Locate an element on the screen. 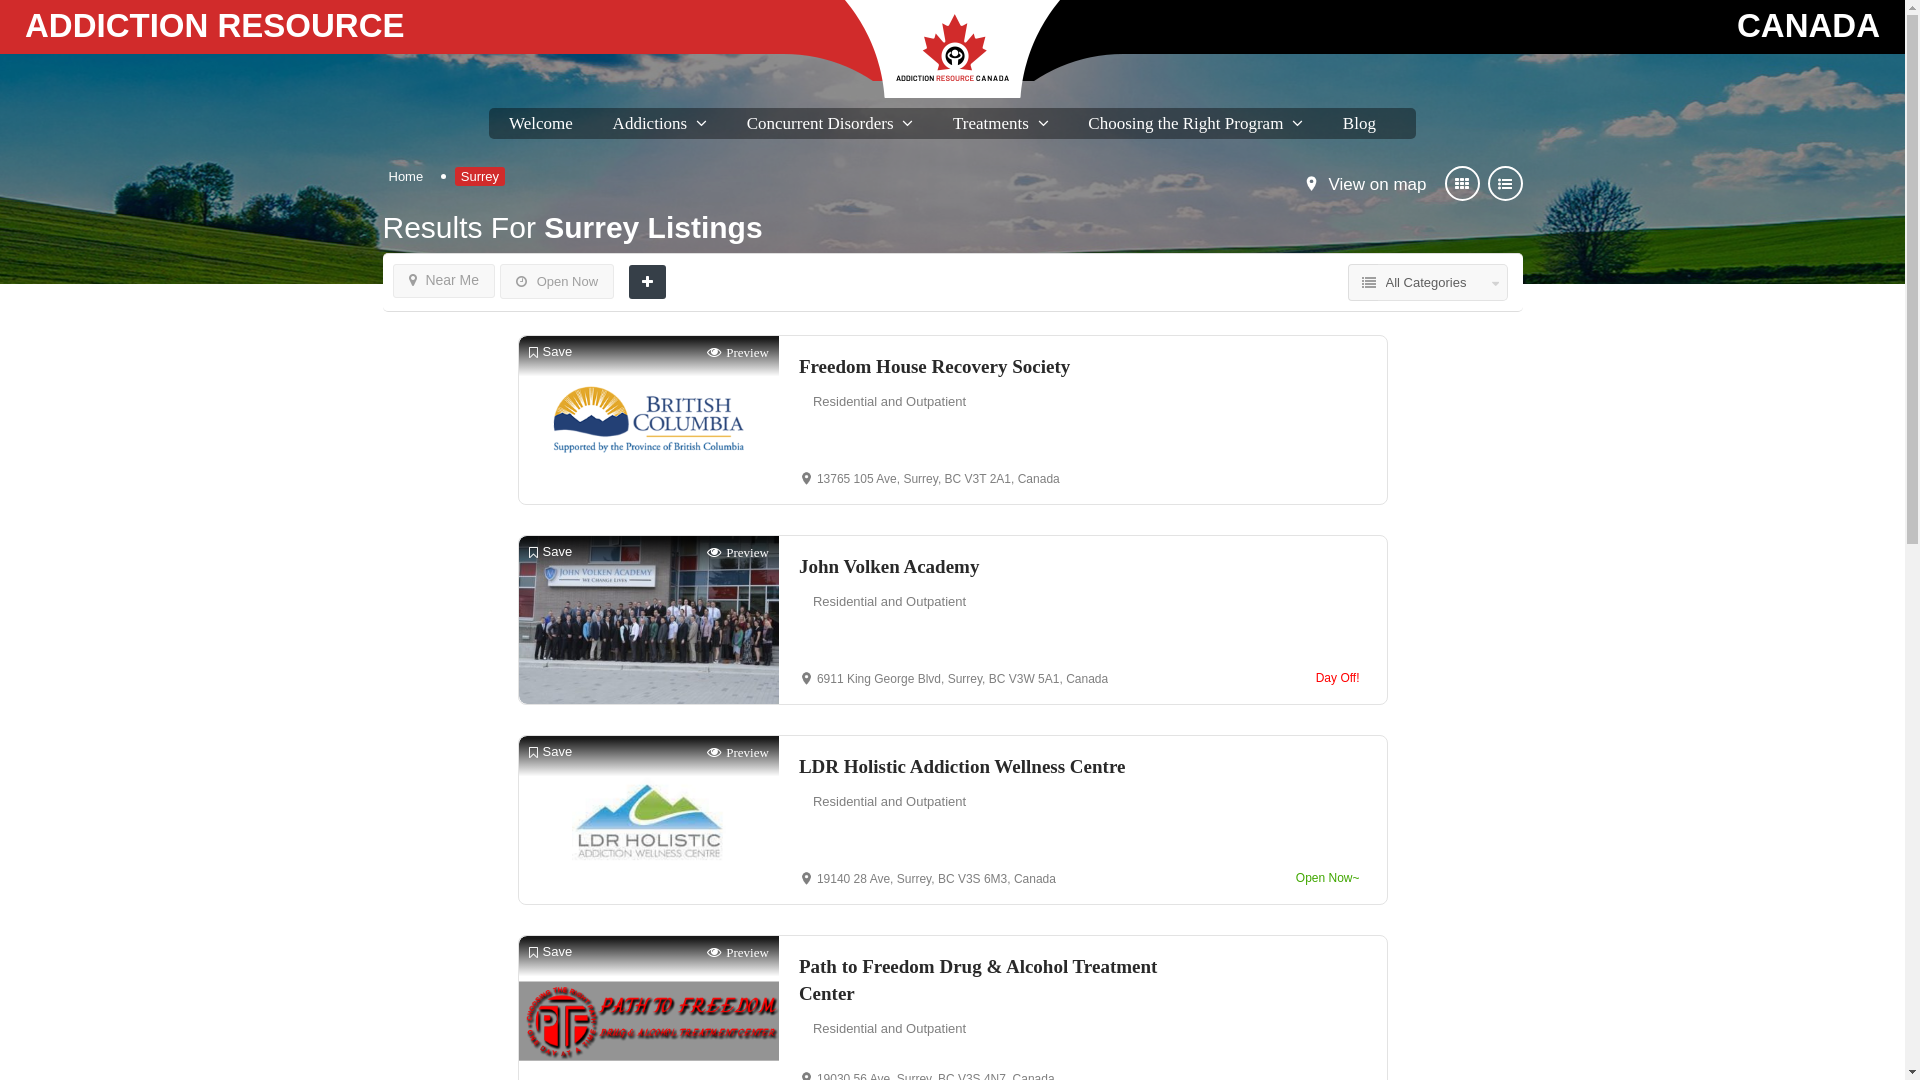 The height and width of the screenshot is (1080, 1920). 'Day Off!' is located at coordinates (1309, 677).